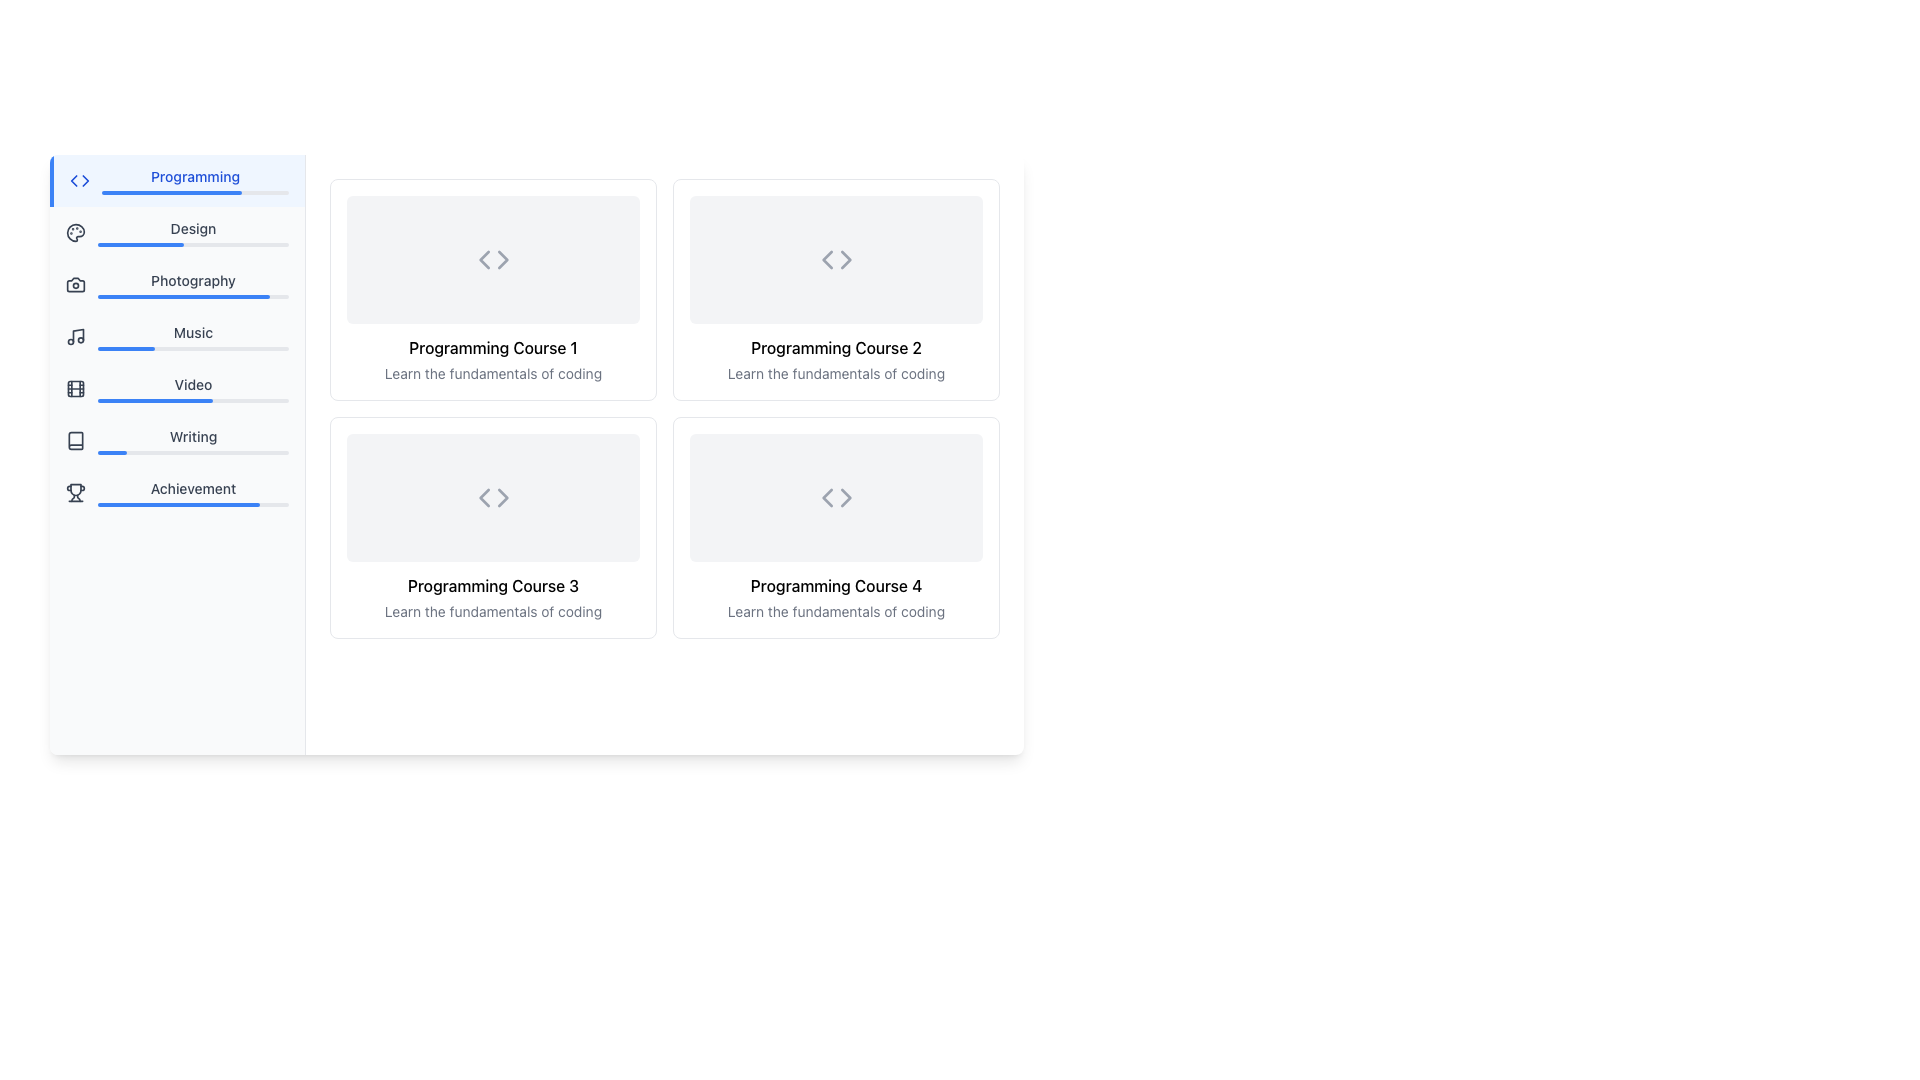 This screenshot has height=1080, width=1920. Describe the element at coordinates (836, 496) in the screenshot. I see `the code icon represented by two triangular brackets within the light gray rectangular area, located in the second row and second column of the grid, associated with 'Programming Course 4'` at that location.